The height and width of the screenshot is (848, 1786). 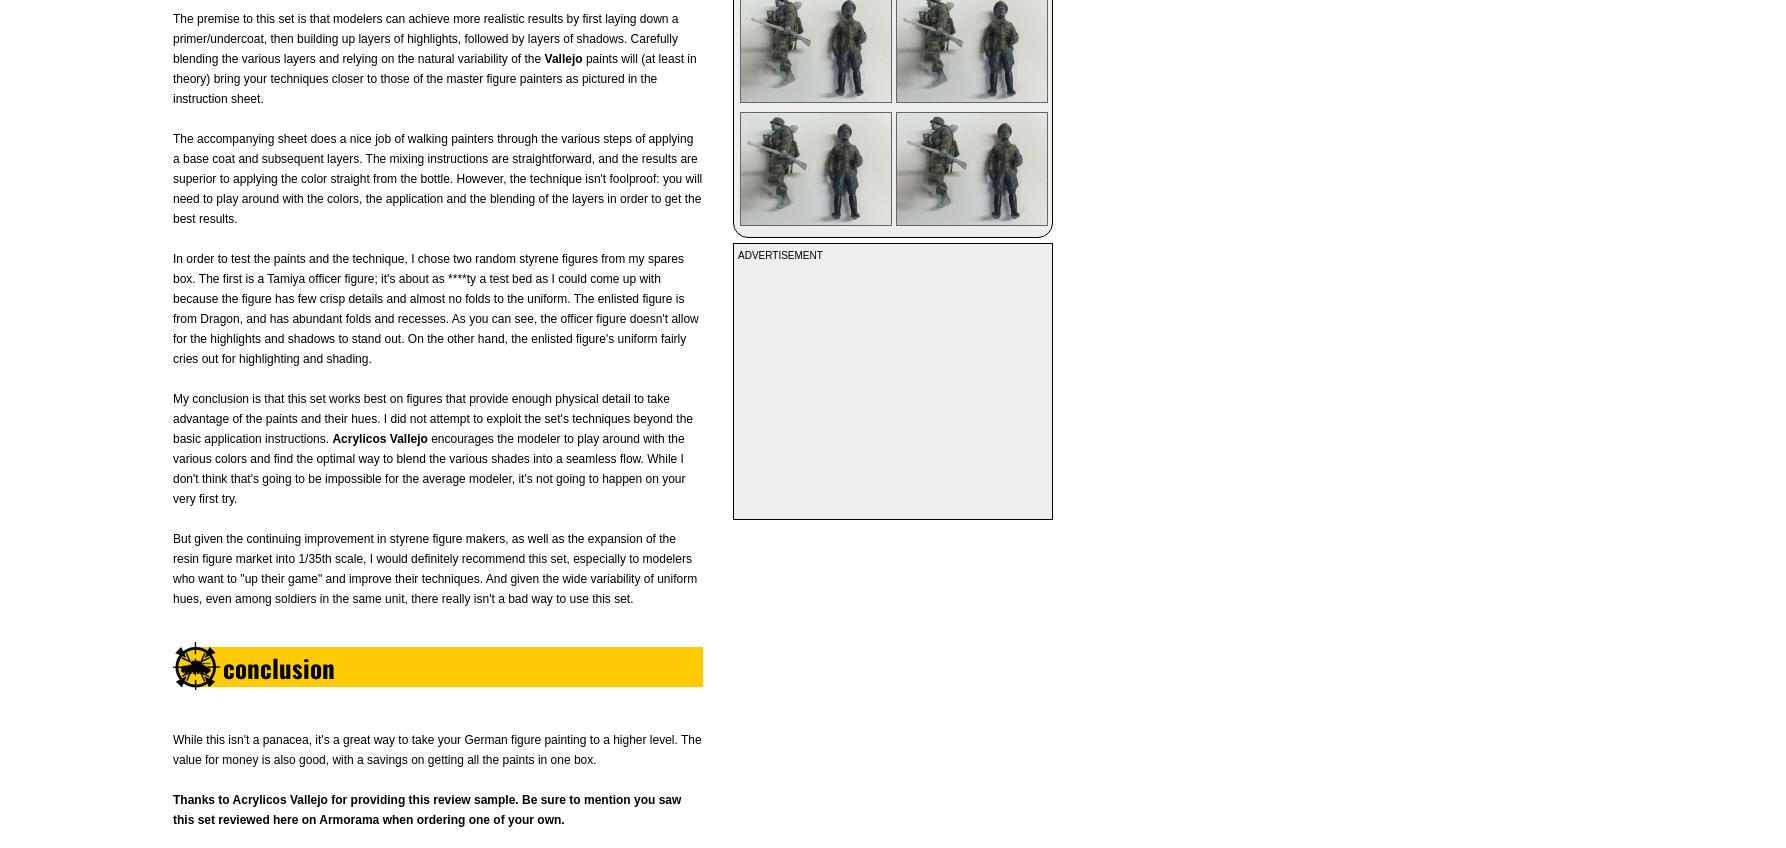 I want to click on 'The premise to this set is that modelers can achieve more realistic results by first laying down a primer/undercoat, then building up layers of highlights, followed by layers of shadows. Carefully blending the various layers and relying on the natural variability of the', so click(x=425, y=38).